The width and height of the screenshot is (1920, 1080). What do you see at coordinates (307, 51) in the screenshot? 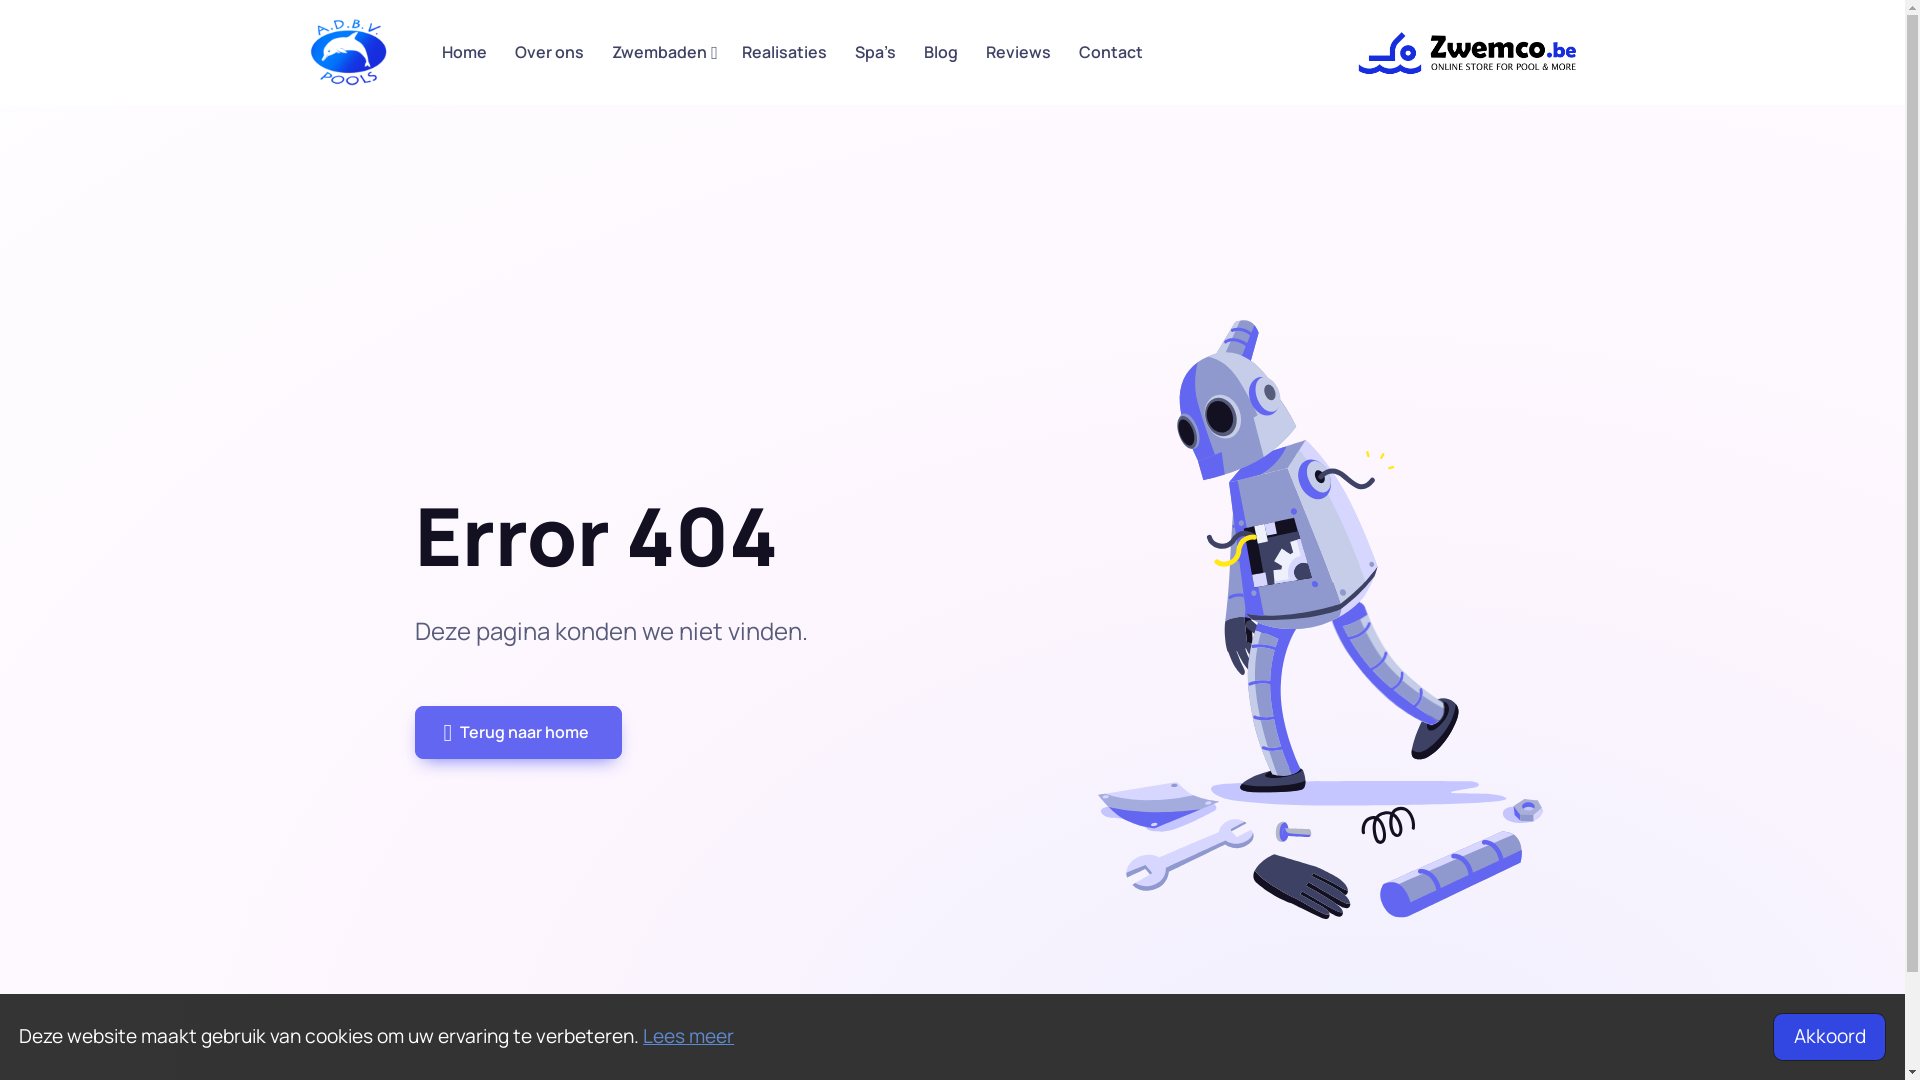
I see `'Skip to navigation'` at bounding box center [307, 51].